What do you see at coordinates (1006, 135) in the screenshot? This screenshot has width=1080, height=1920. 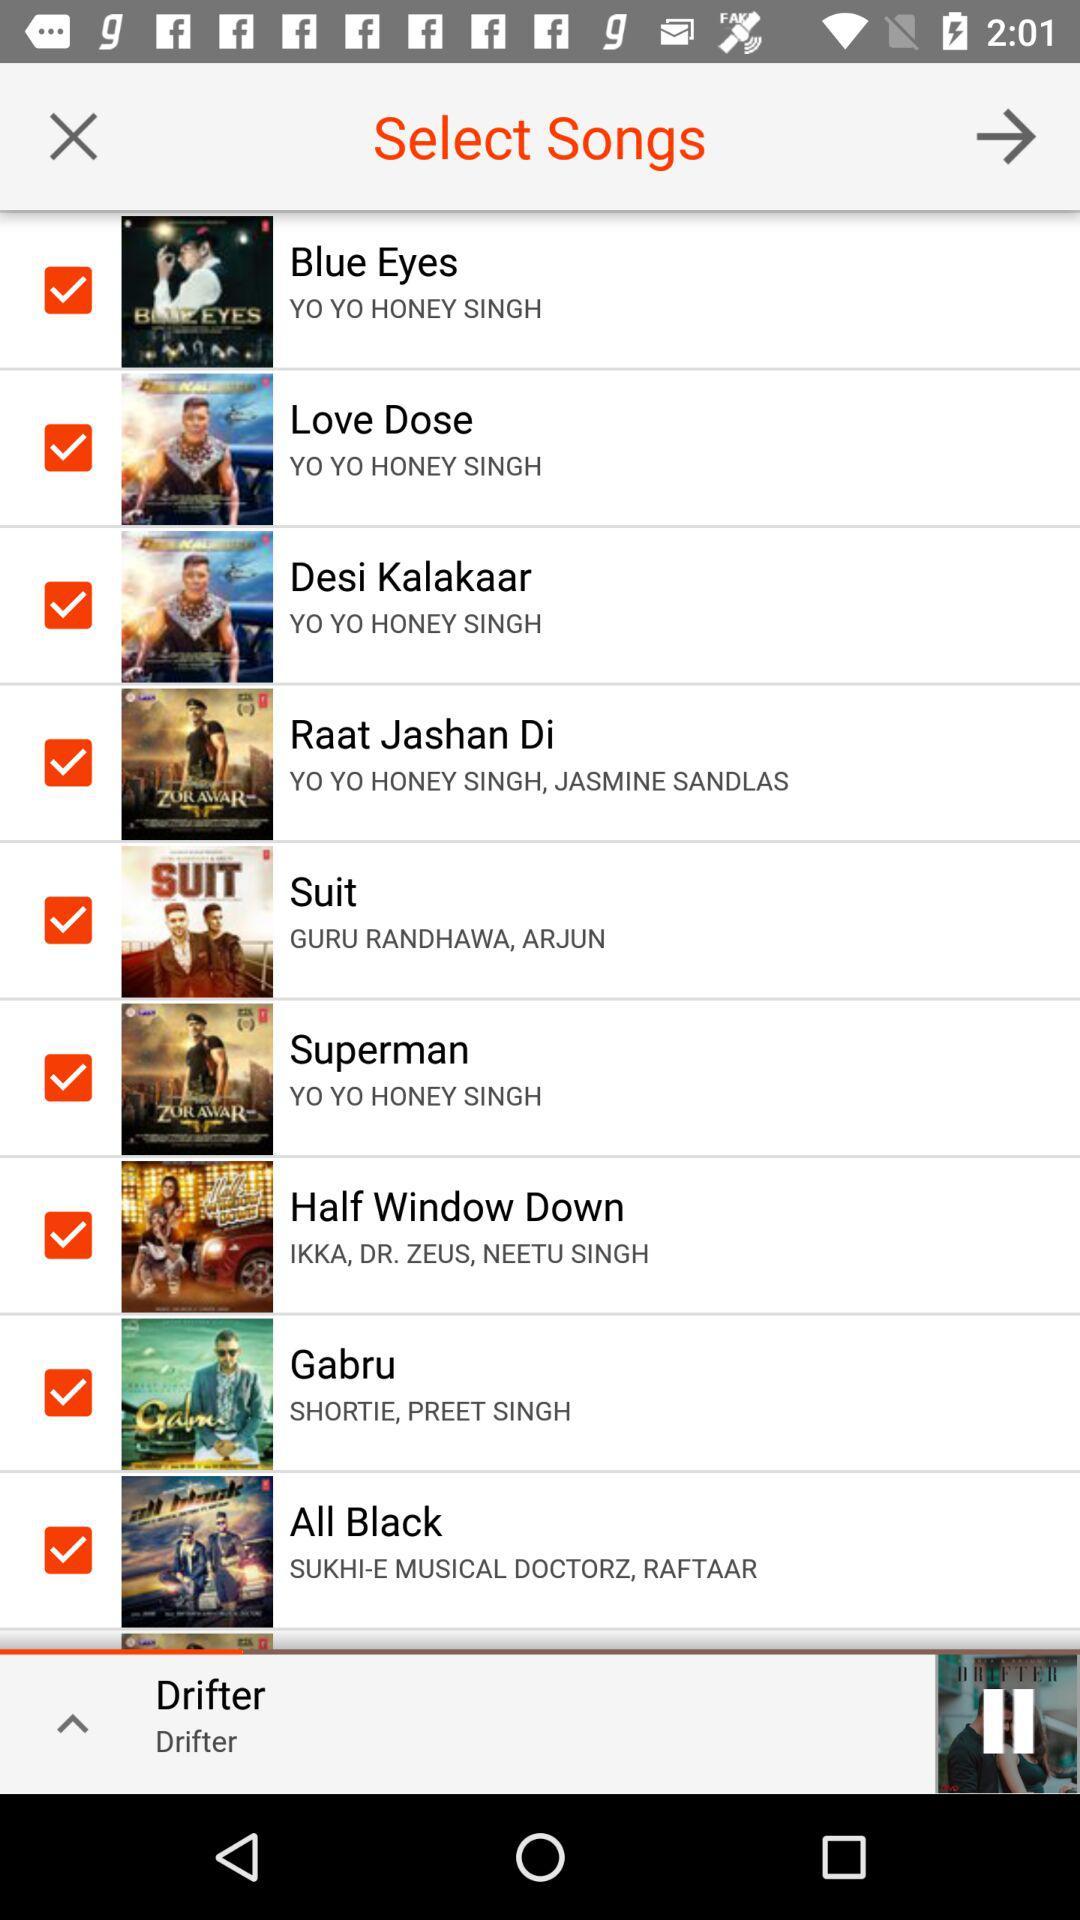 I see `the item at the top right corner` at bounding box center [1006, 135].